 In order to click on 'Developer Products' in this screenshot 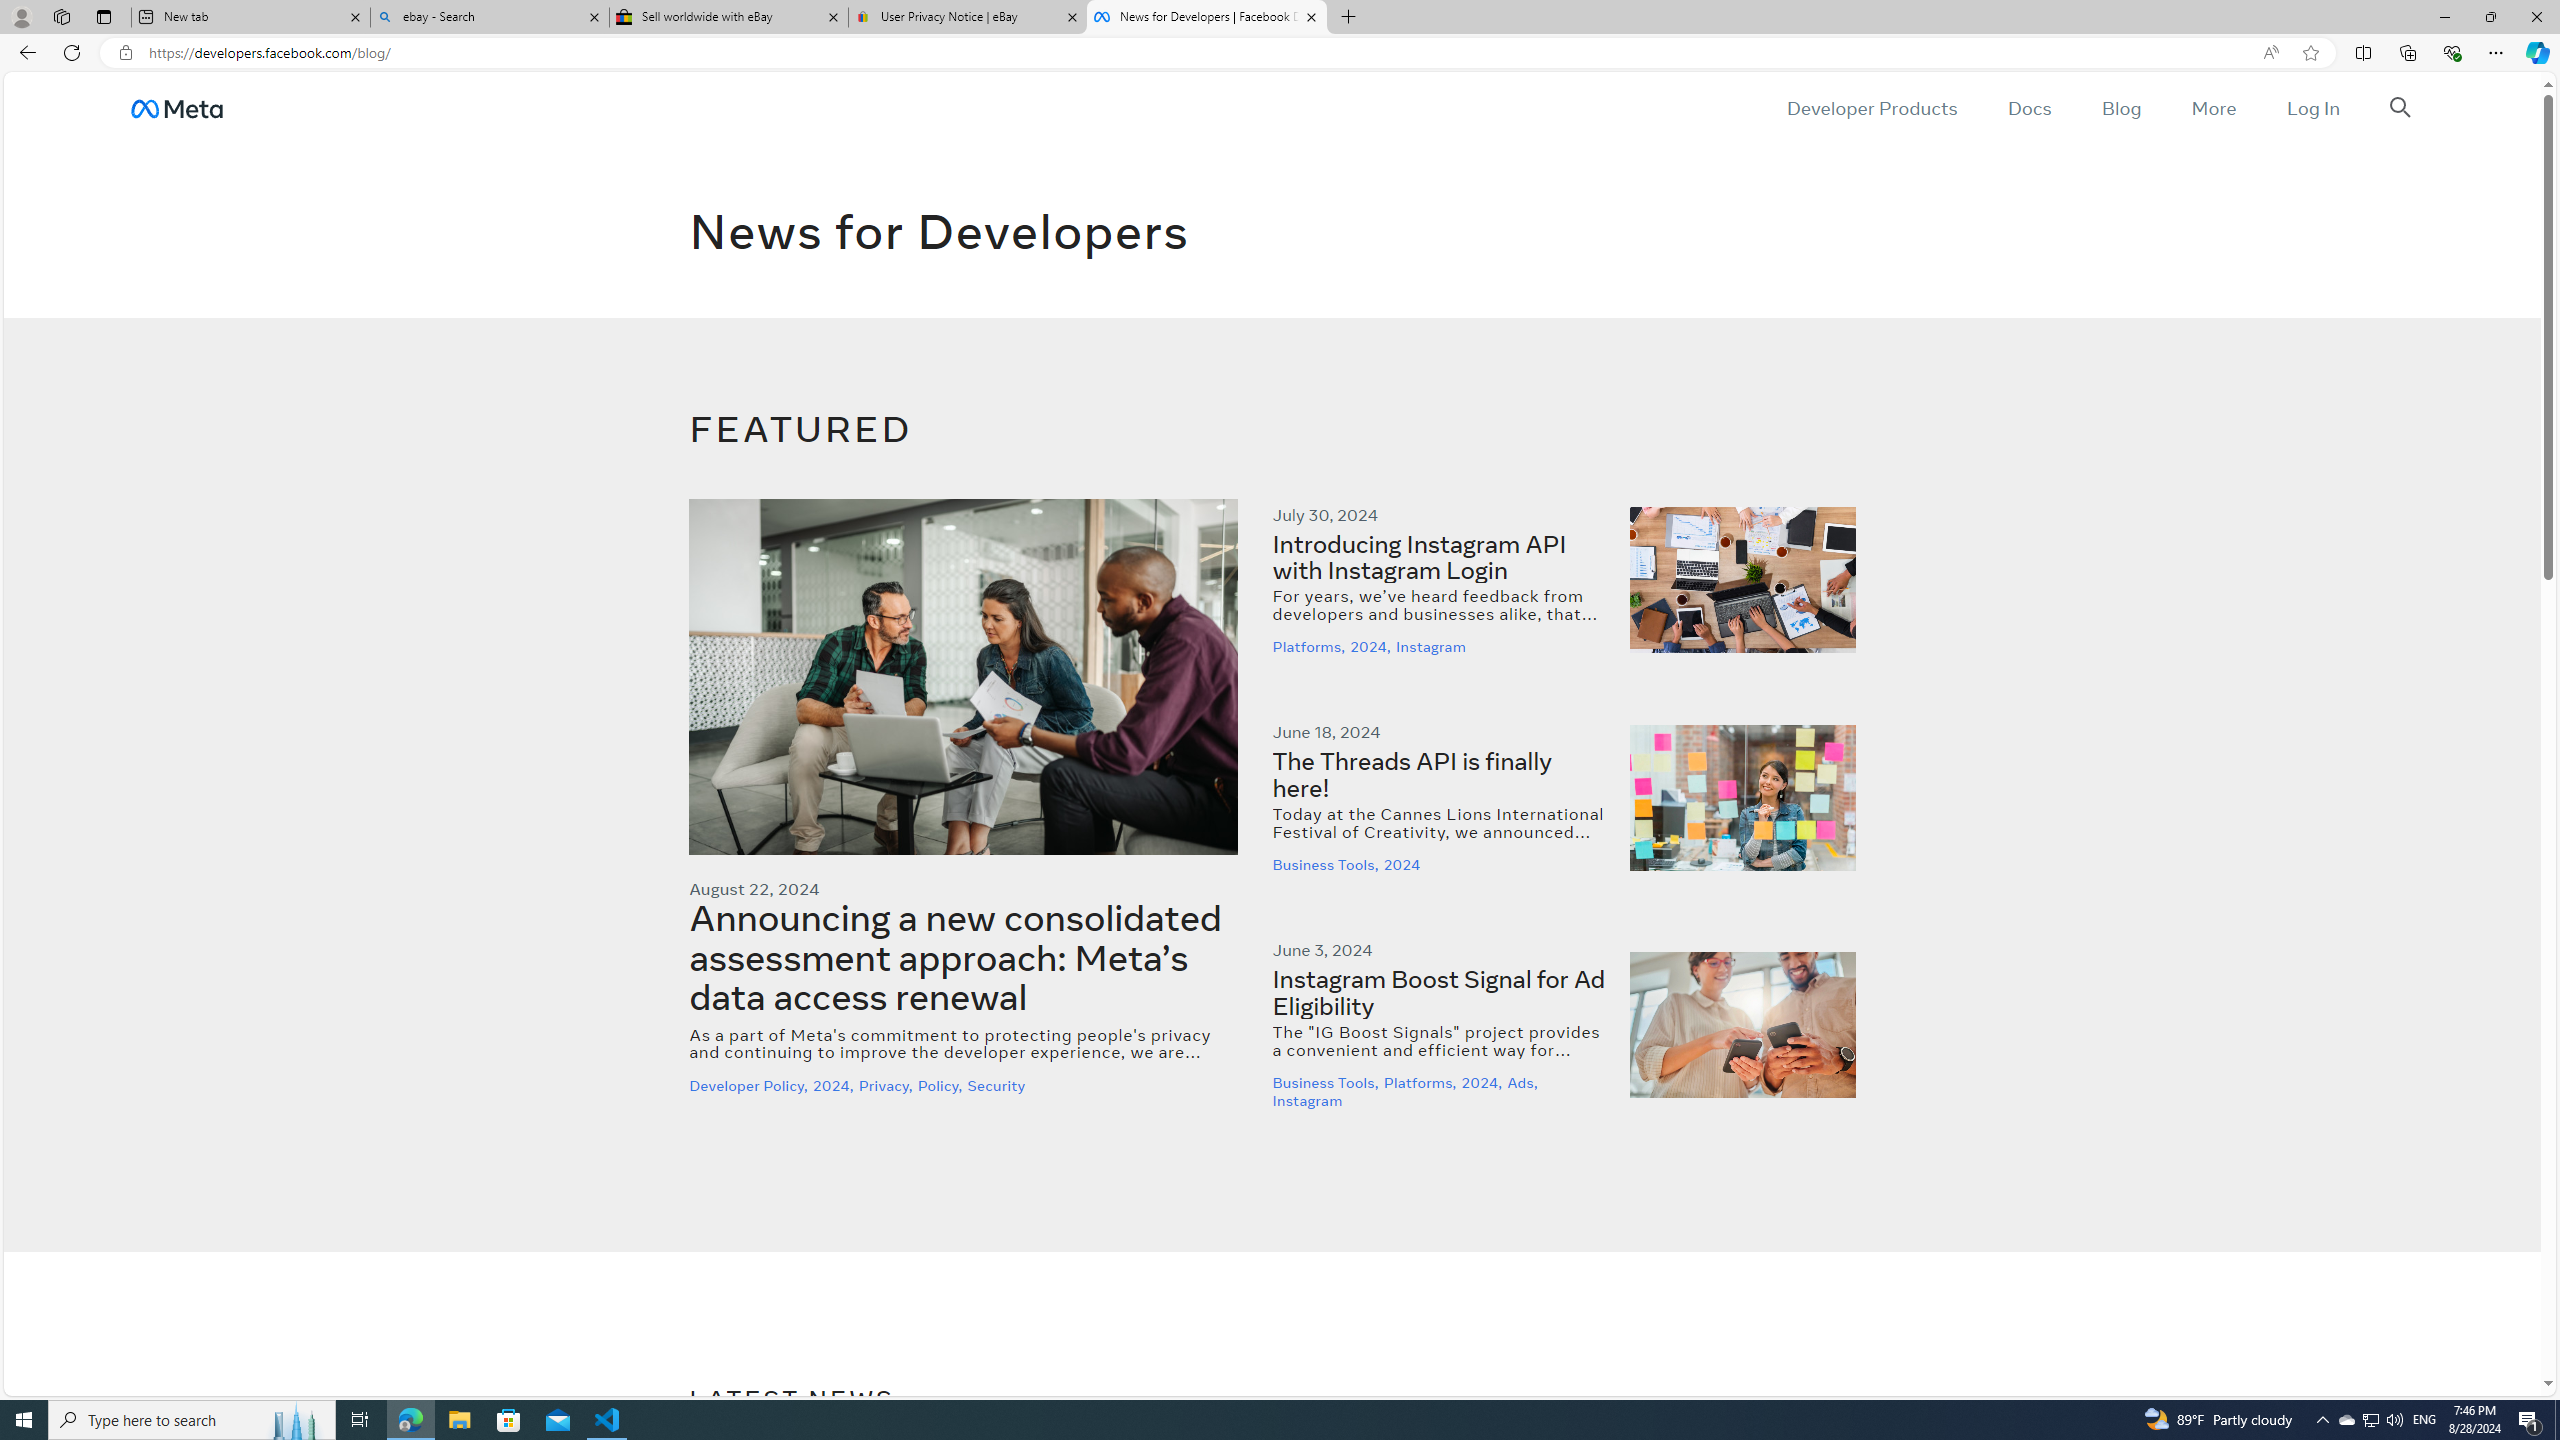, I will do `click(1871, 107)`.